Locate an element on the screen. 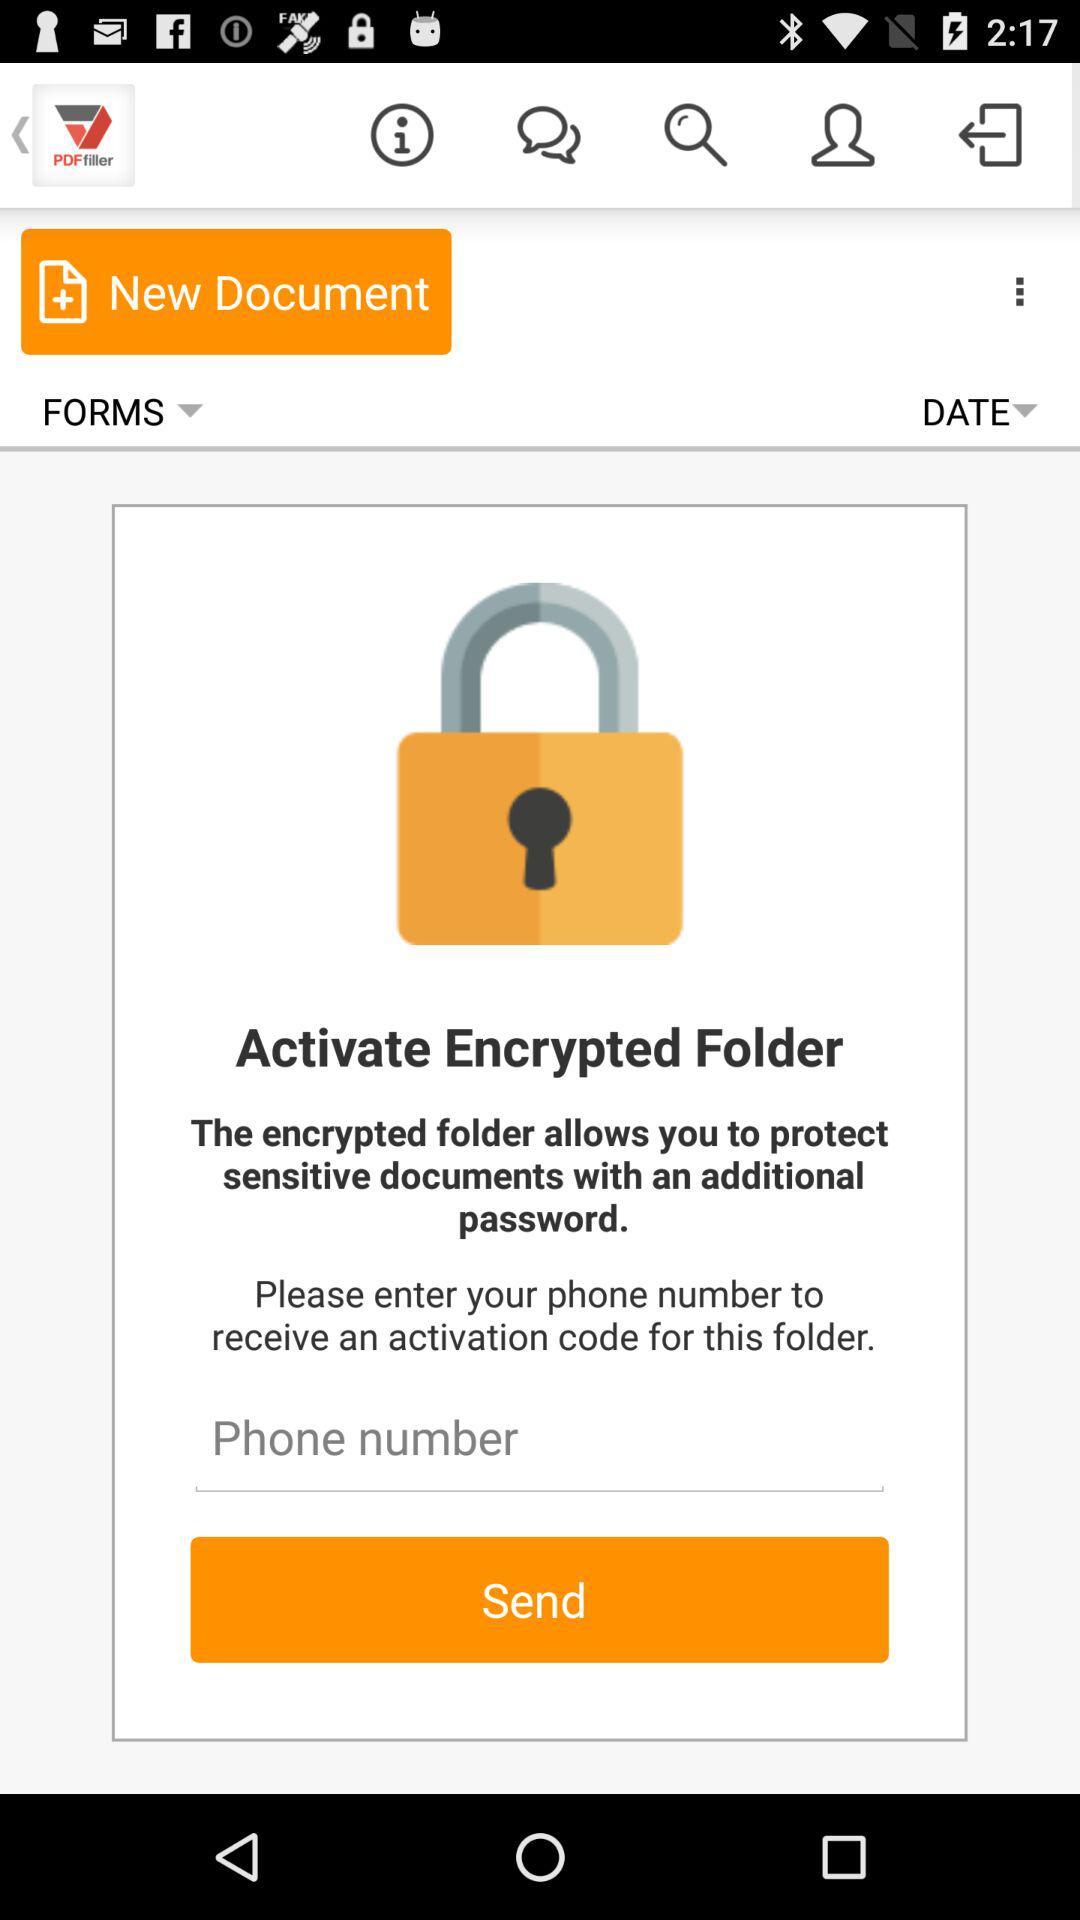  new document item is located at coordinates (235, 290).